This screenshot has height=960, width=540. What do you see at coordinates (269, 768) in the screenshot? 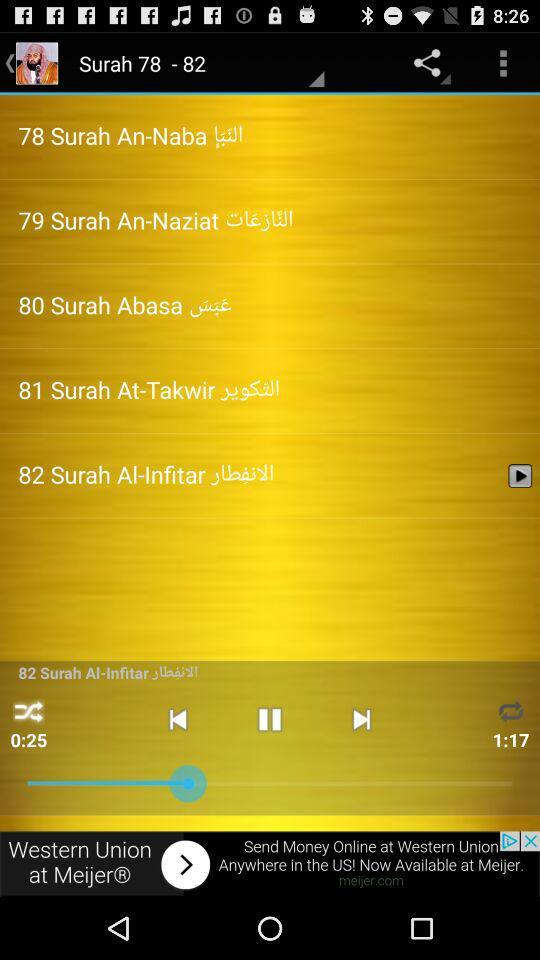
I see `the pause icon` at bounding box center [269, 768].